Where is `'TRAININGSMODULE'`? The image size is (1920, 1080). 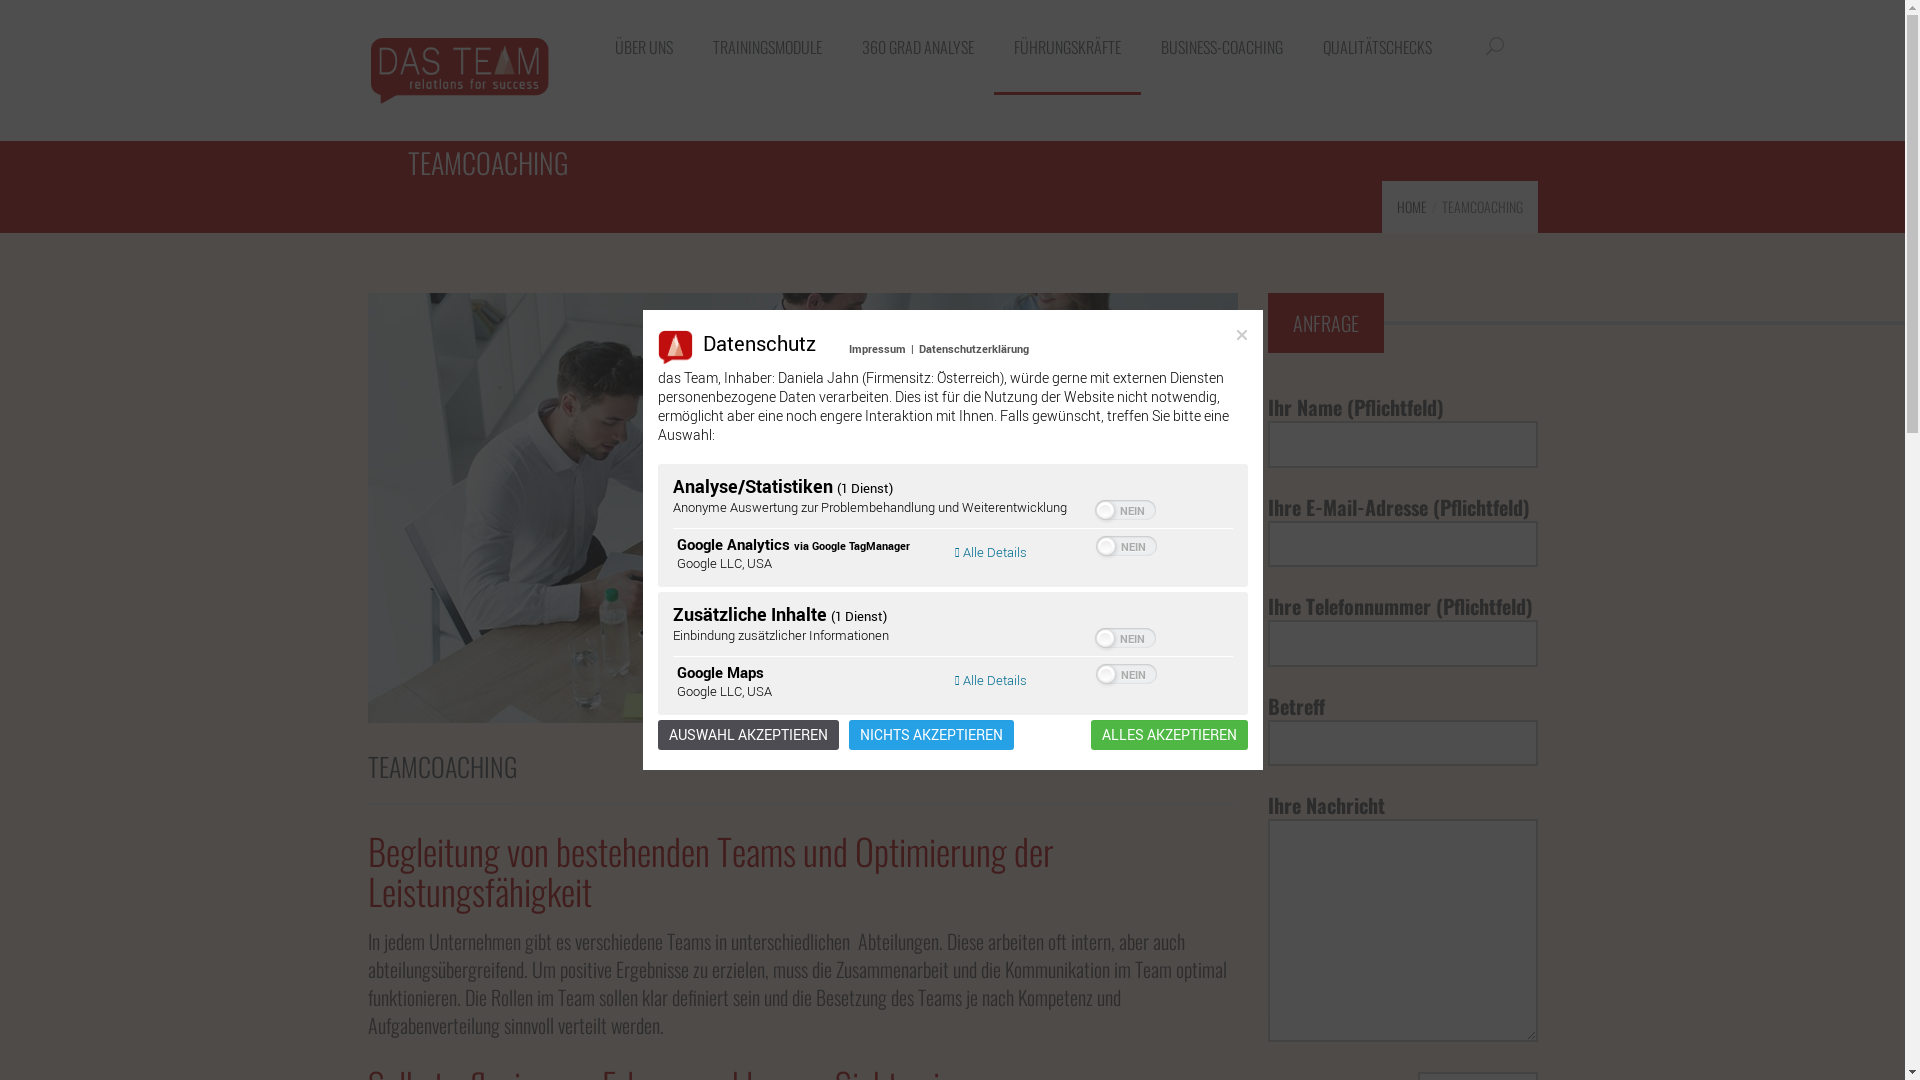
'TRAININGSMODULE' is located at coordinates (765, 46).